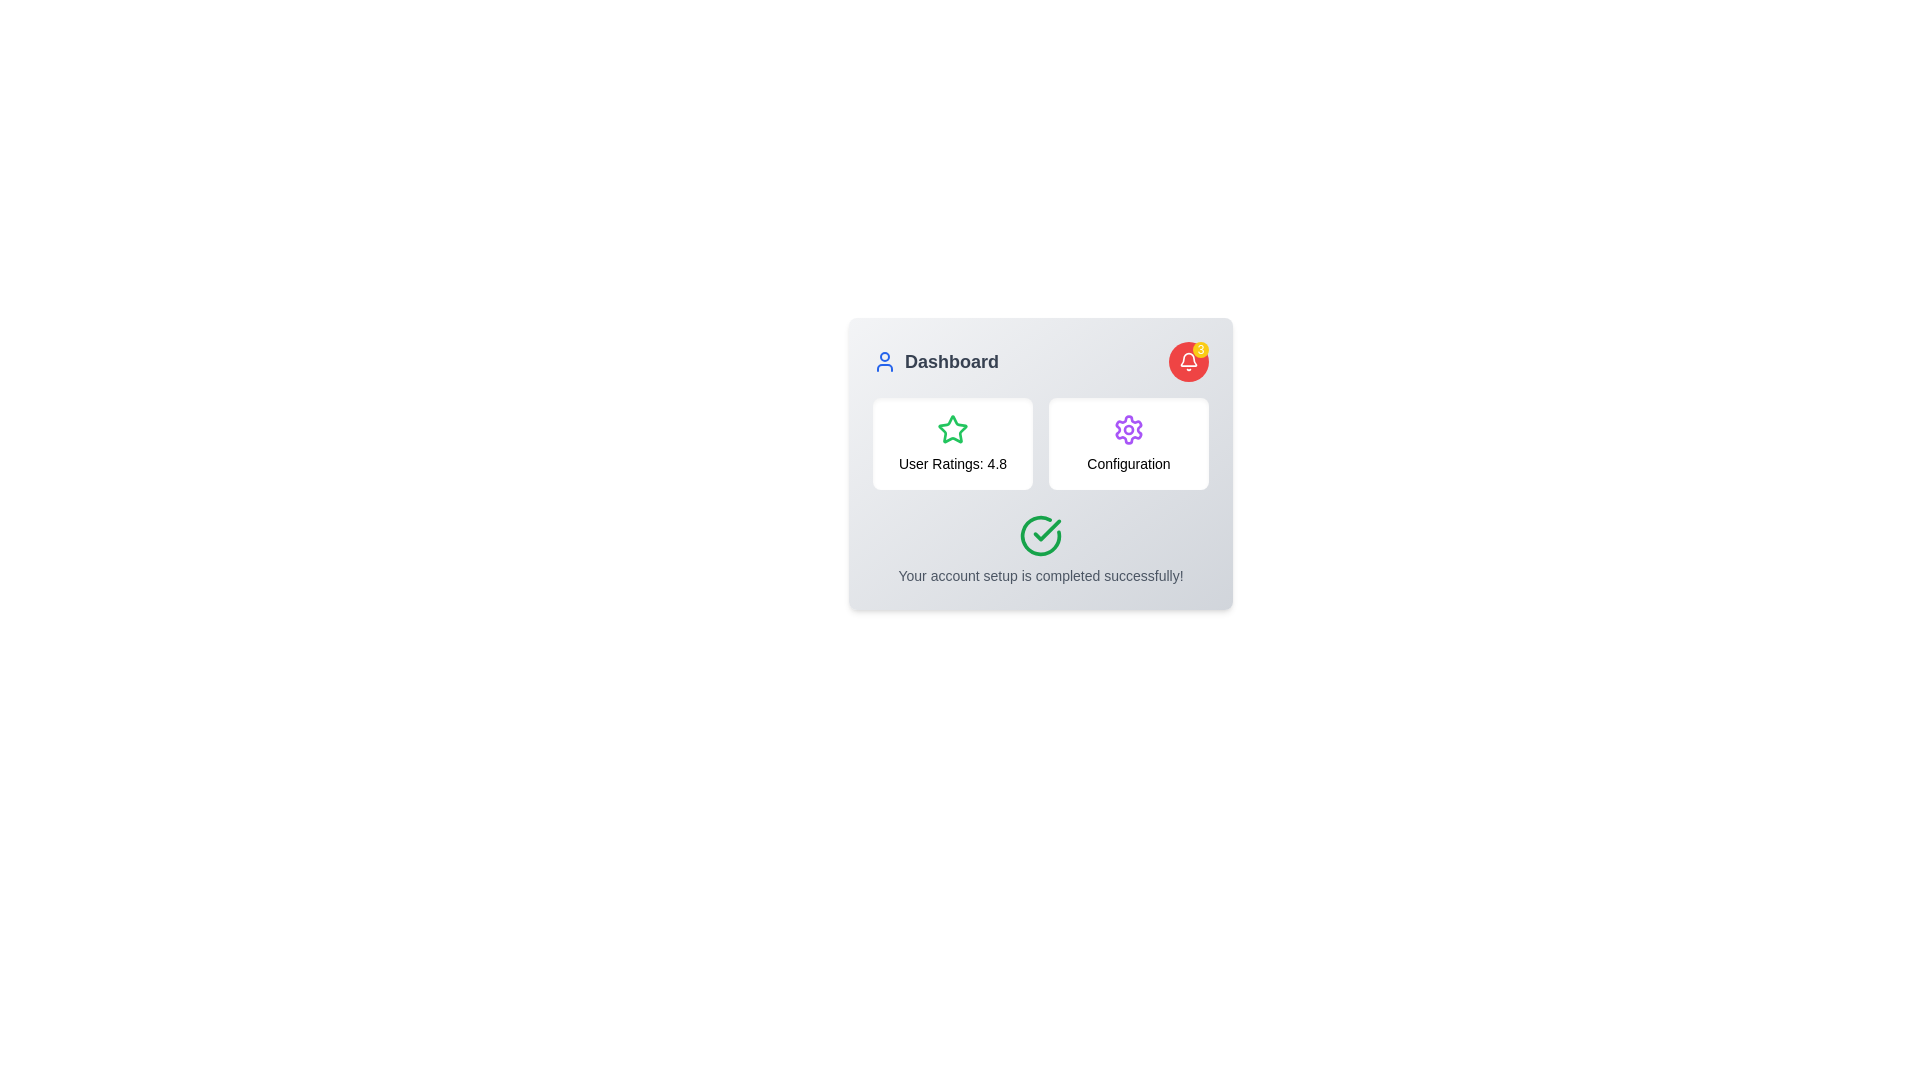 The height and width of the screenshot is (1080, 1920). What do you see at coordinates (1040, 575) in the screenshot?
I see `the static text message reading 'Your account setup is completed successfully!', which is styled in a small gray font and positioned below a green circular checkmark icon` at bounding box center [1040, 575].